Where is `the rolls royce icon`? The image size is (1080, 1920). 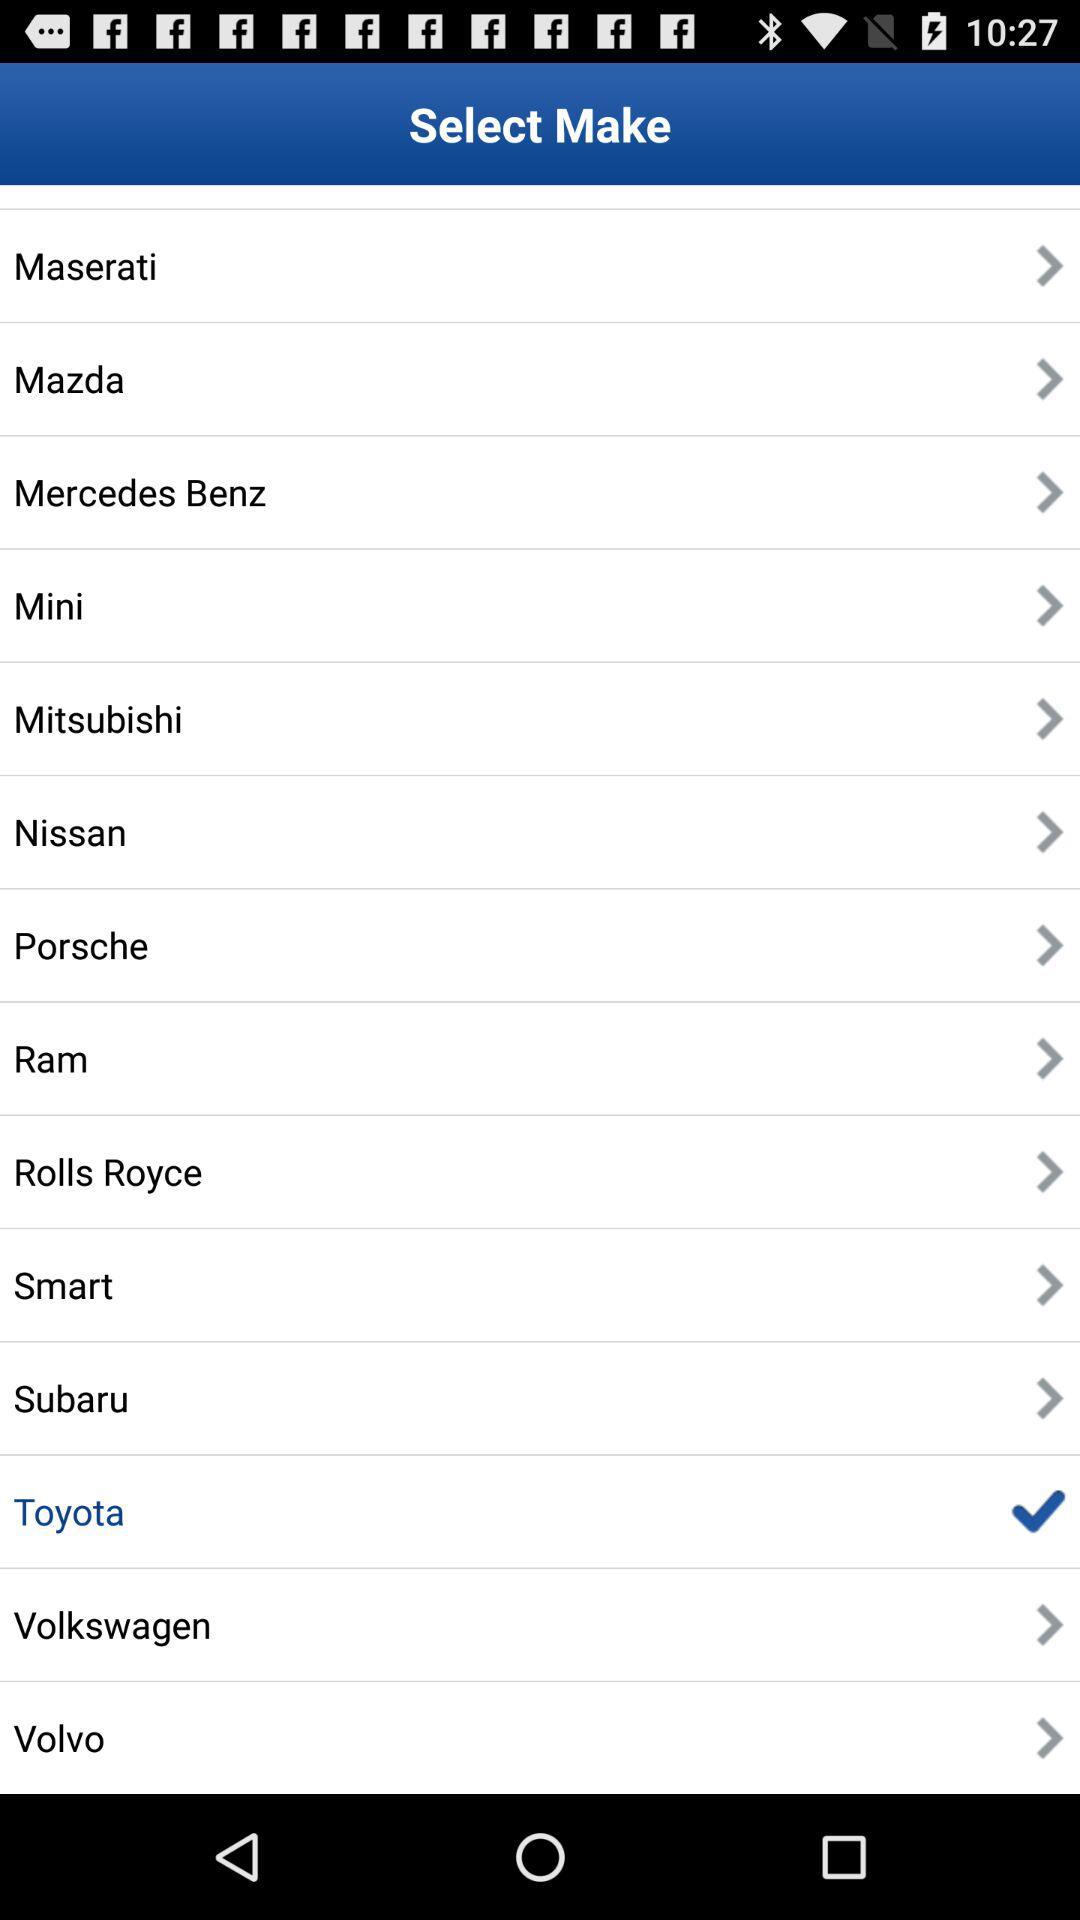 the rolls royce icon is located at coordinates (108, 1171).